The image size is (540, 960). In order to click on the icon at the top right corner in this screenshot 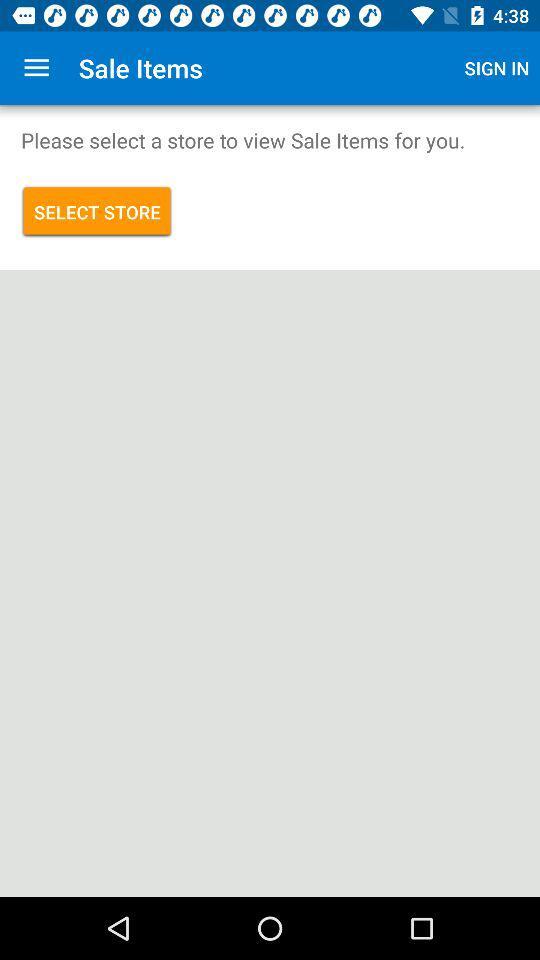, I will do `click(496, 68)`.